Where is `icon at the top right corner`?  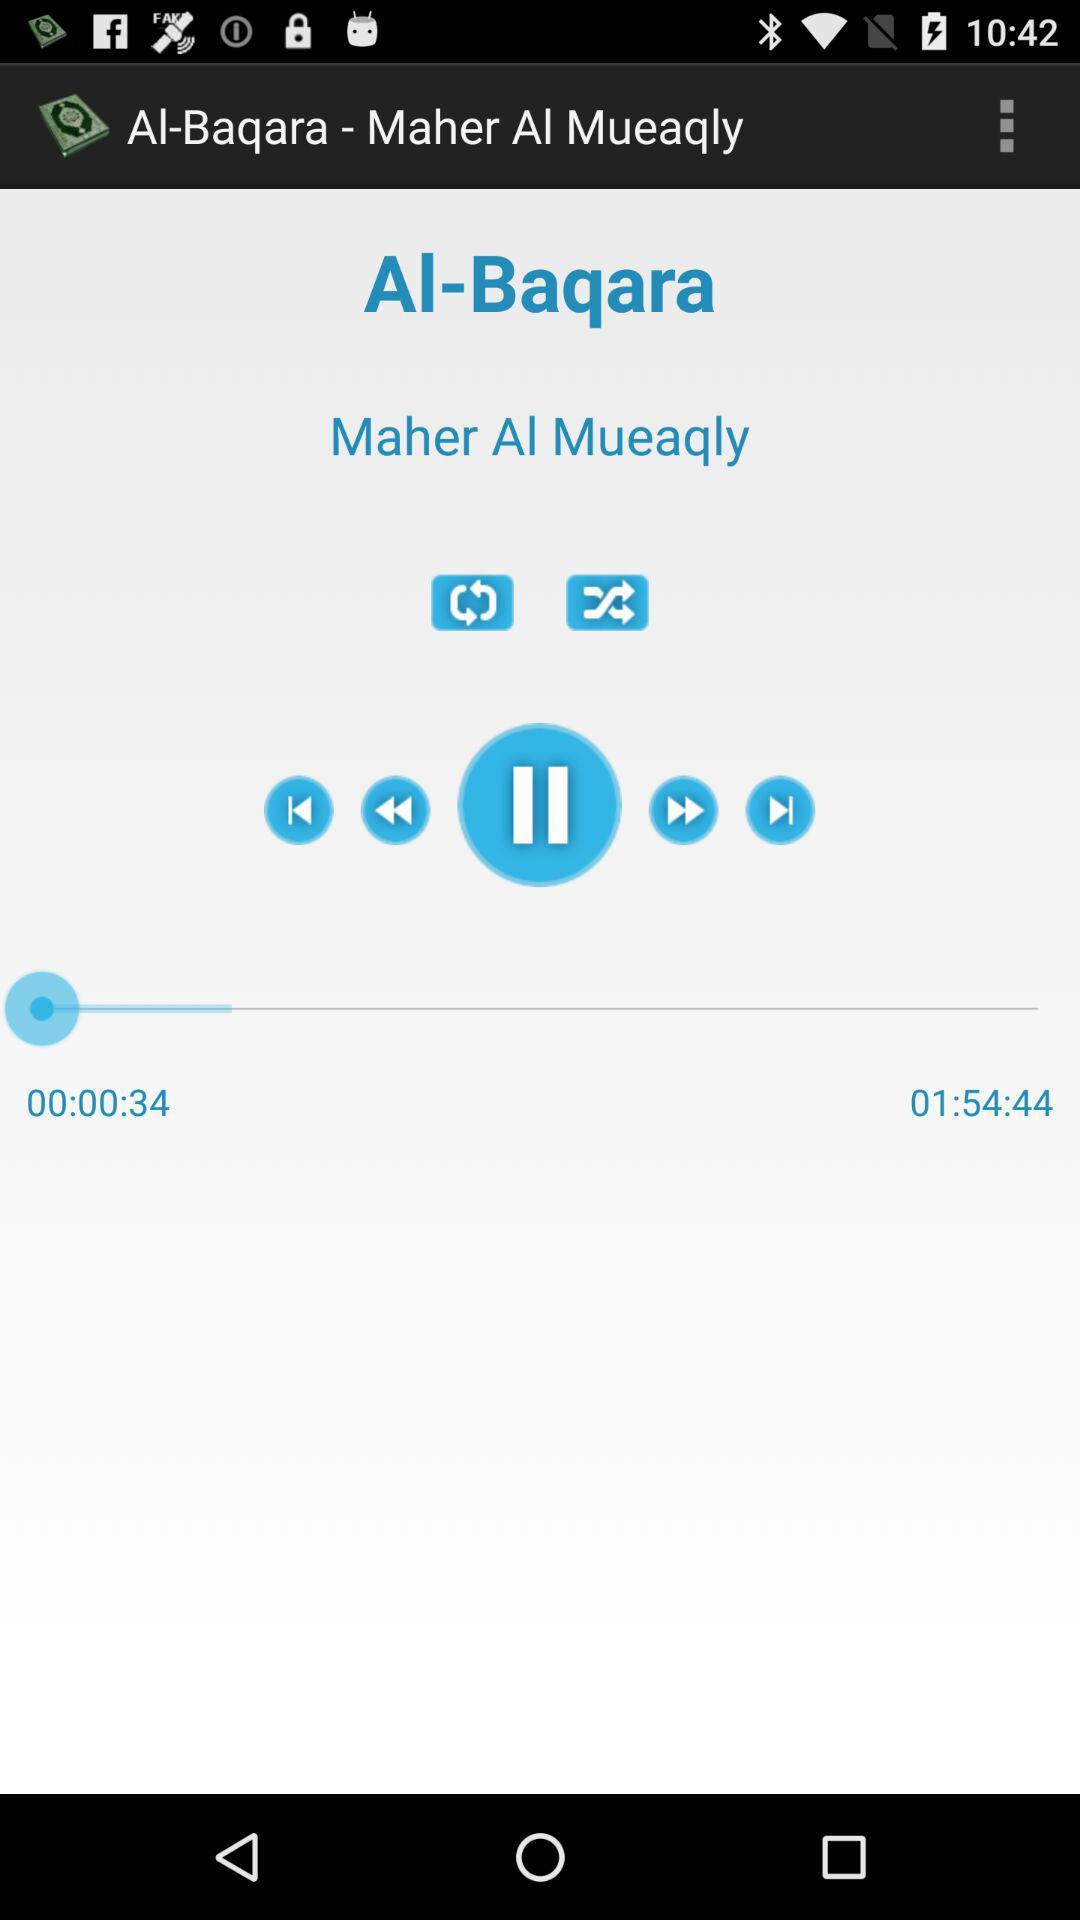
icon at the top right corner is located at coordinates (1006, 124).